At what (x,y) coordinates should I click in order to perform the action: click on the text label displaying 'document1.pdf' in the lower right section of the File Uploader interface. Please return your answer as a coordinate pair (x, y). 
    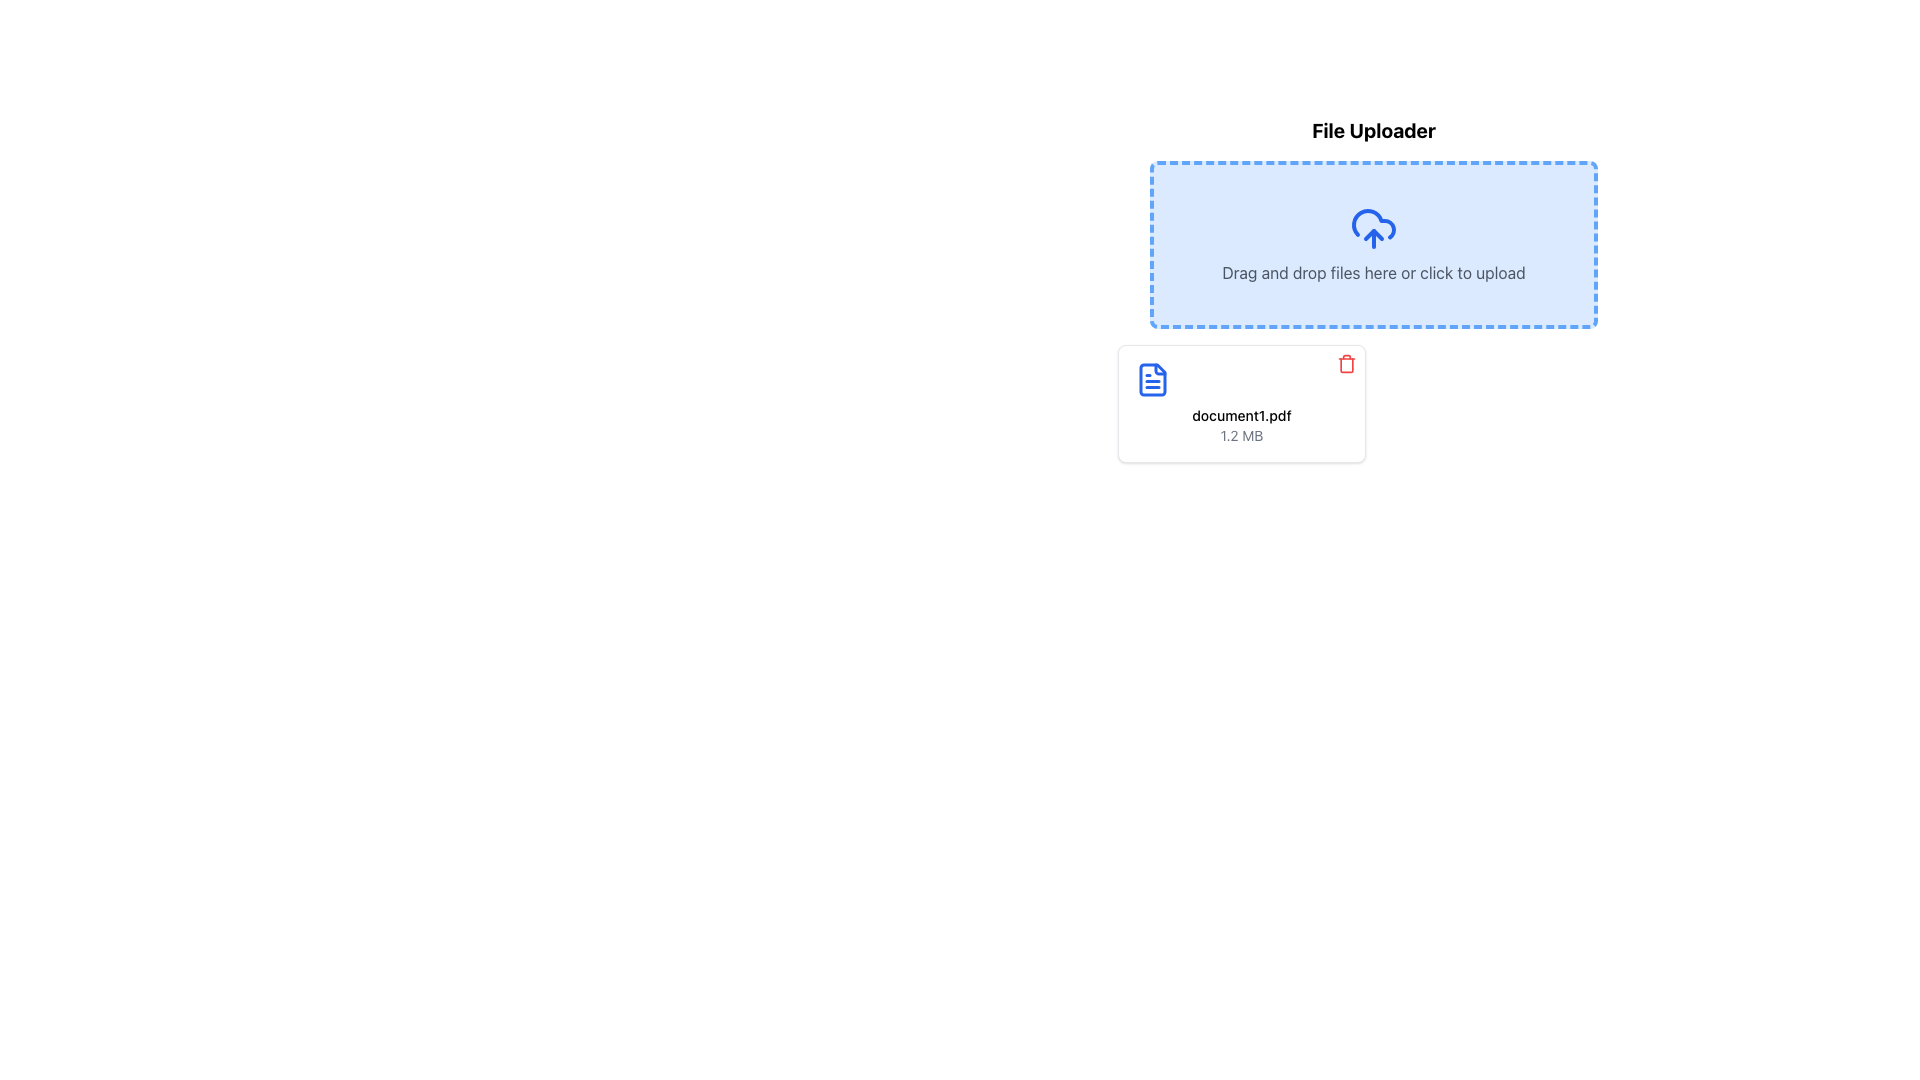
    Looking at the image, I should click on (1241, 415).